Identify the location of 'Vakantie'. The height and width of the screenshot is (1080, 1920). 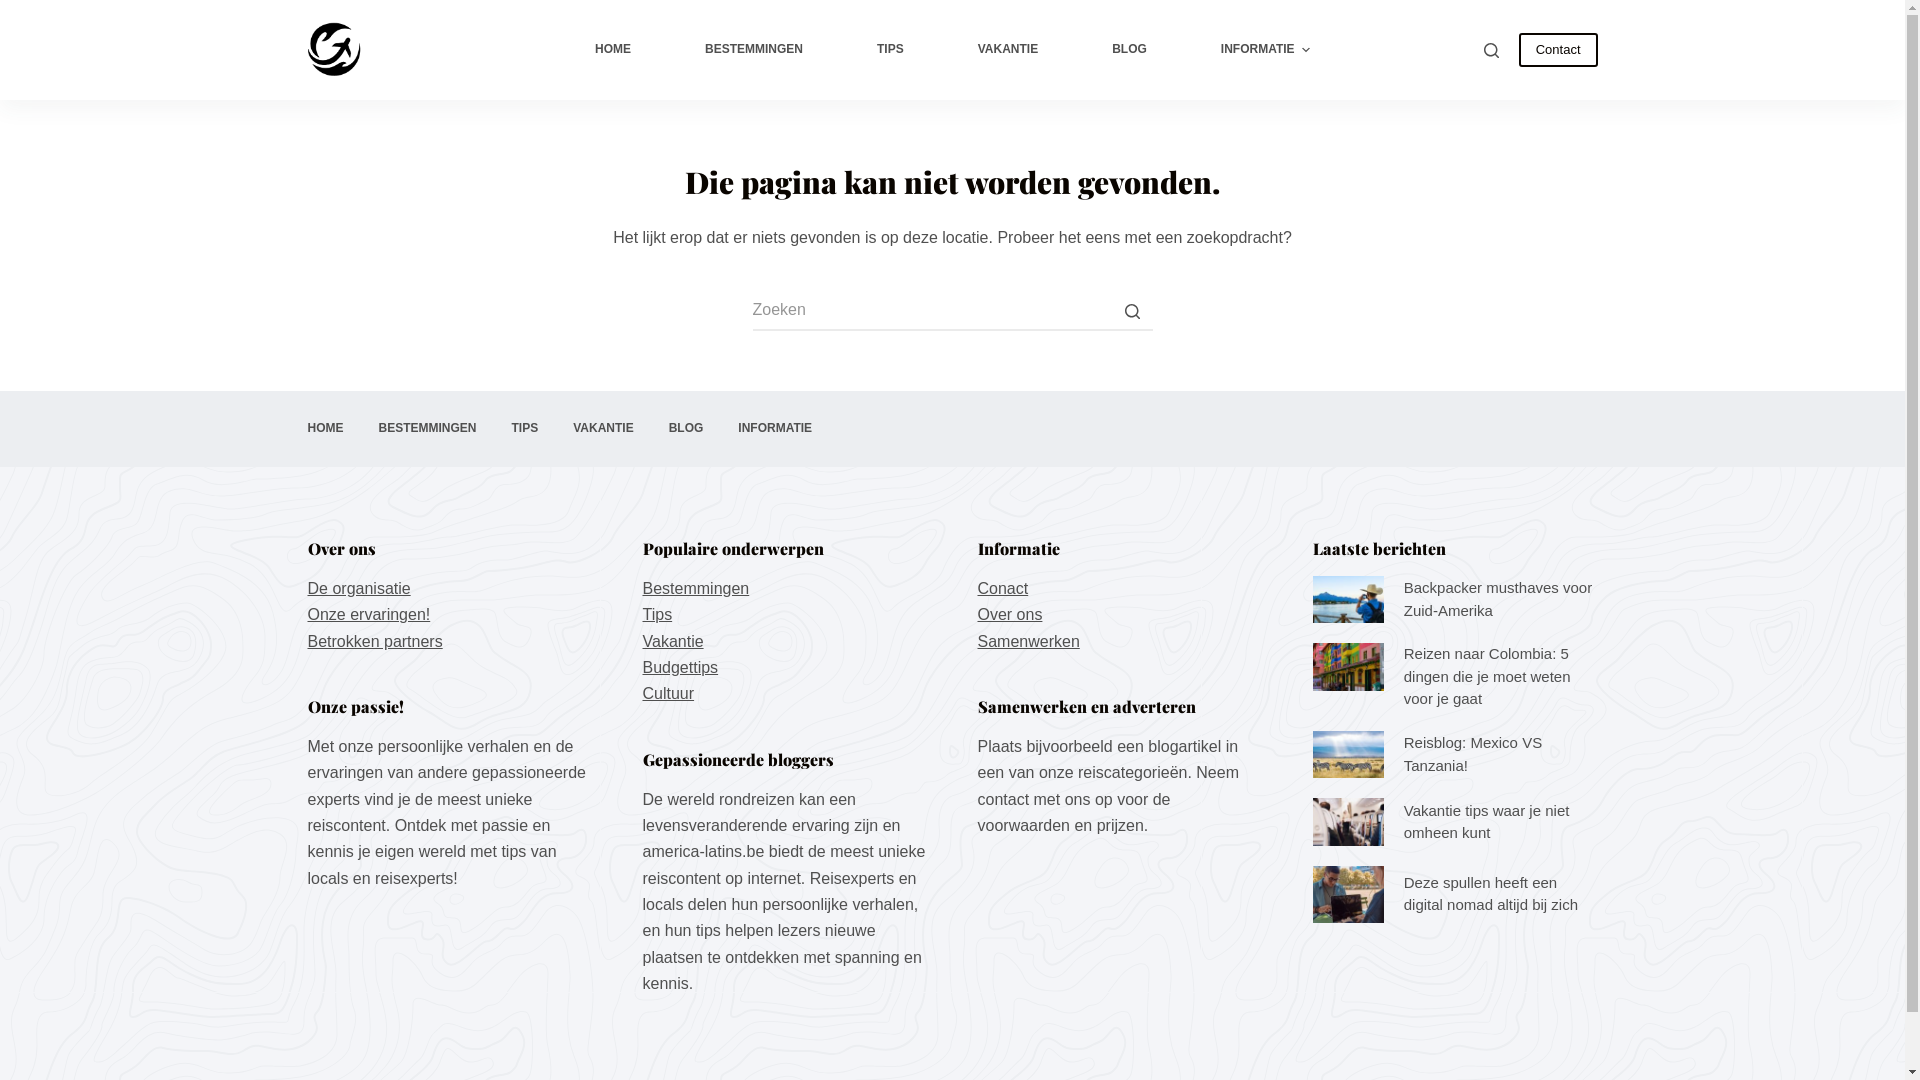
(672, 641).